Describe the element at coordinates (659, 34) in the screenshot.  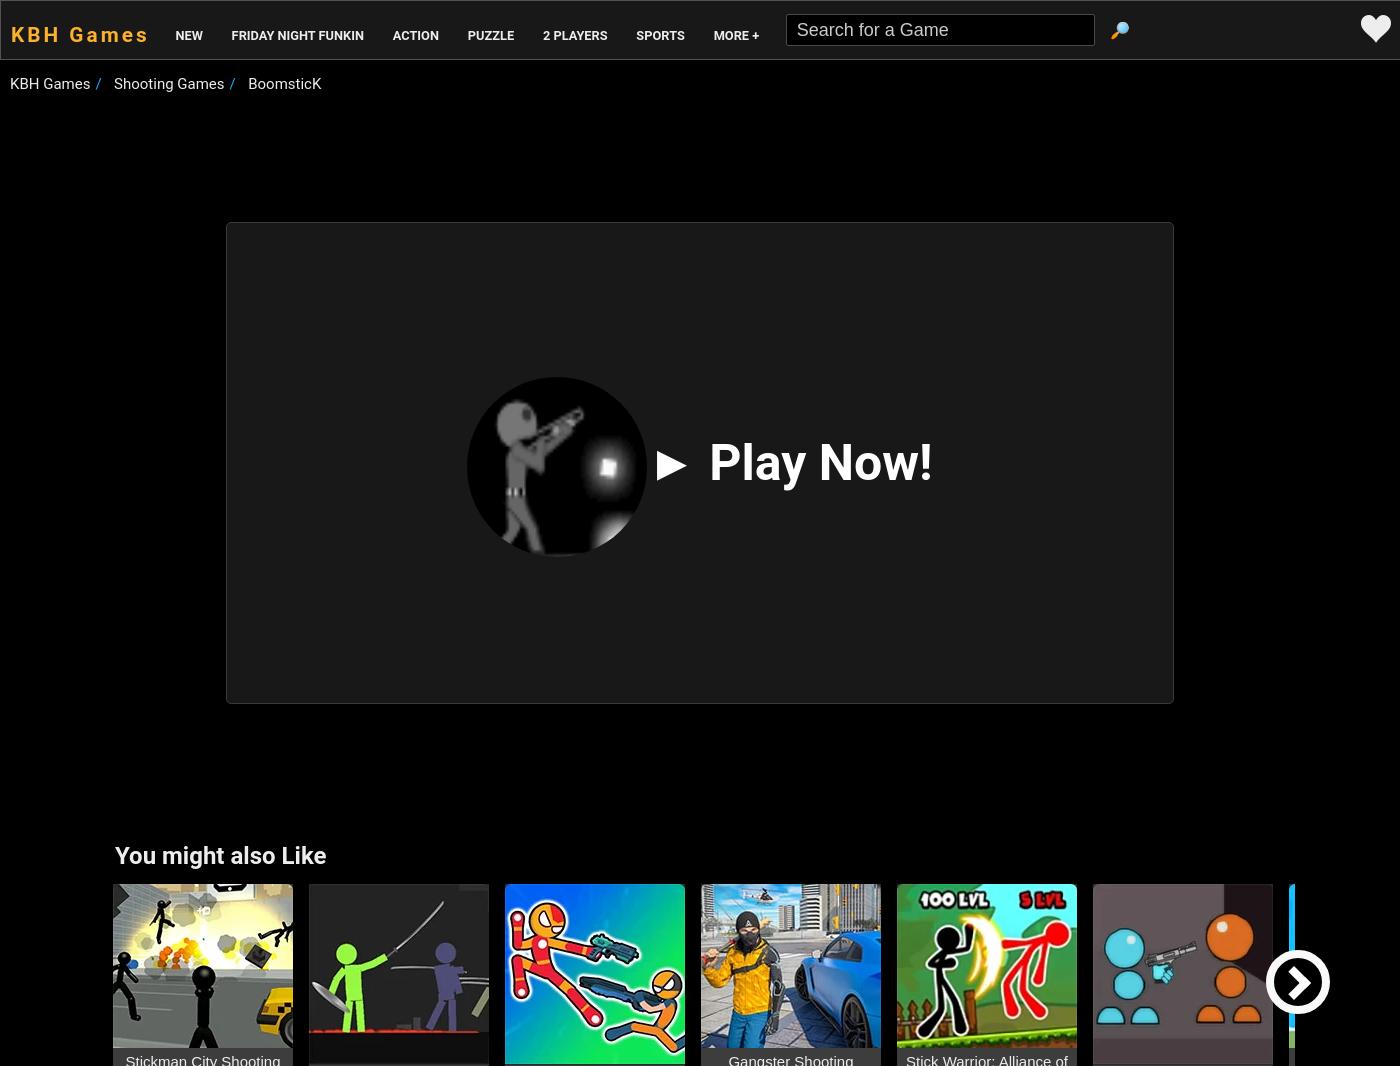
I see `'Sports'` at that location.